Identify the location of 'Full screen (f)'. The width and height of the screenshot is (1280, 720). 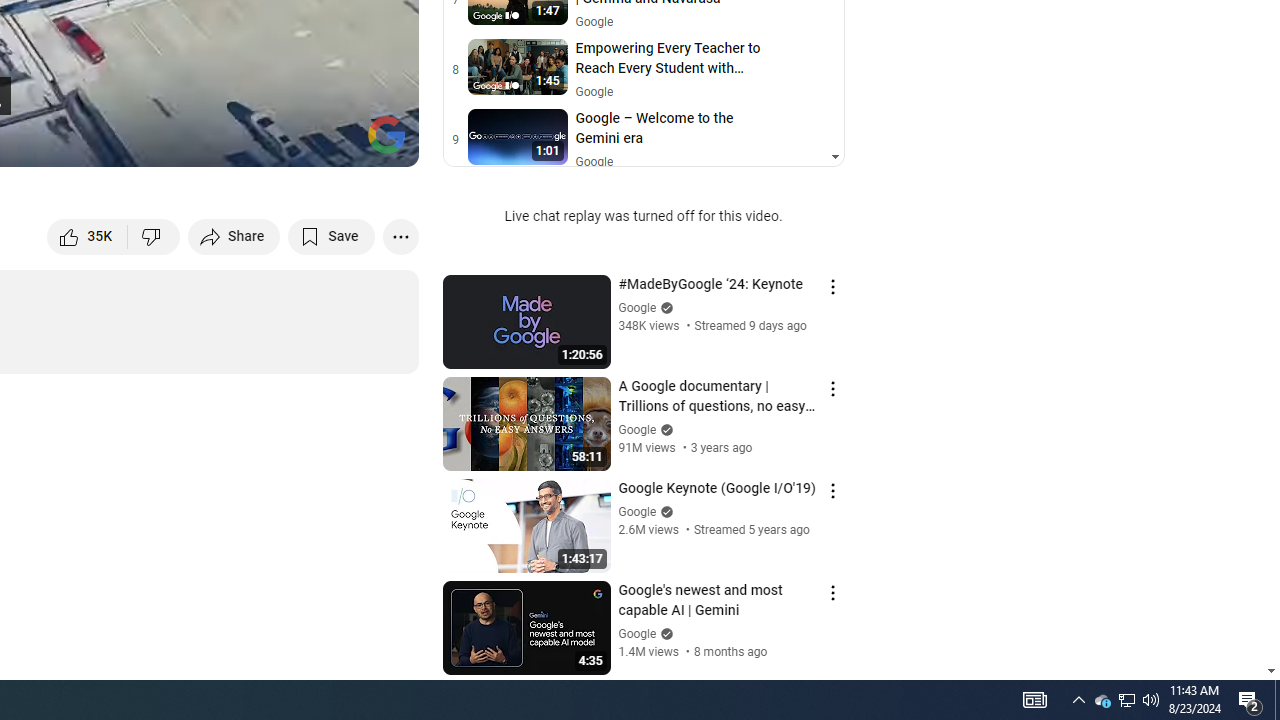
(382, 141).